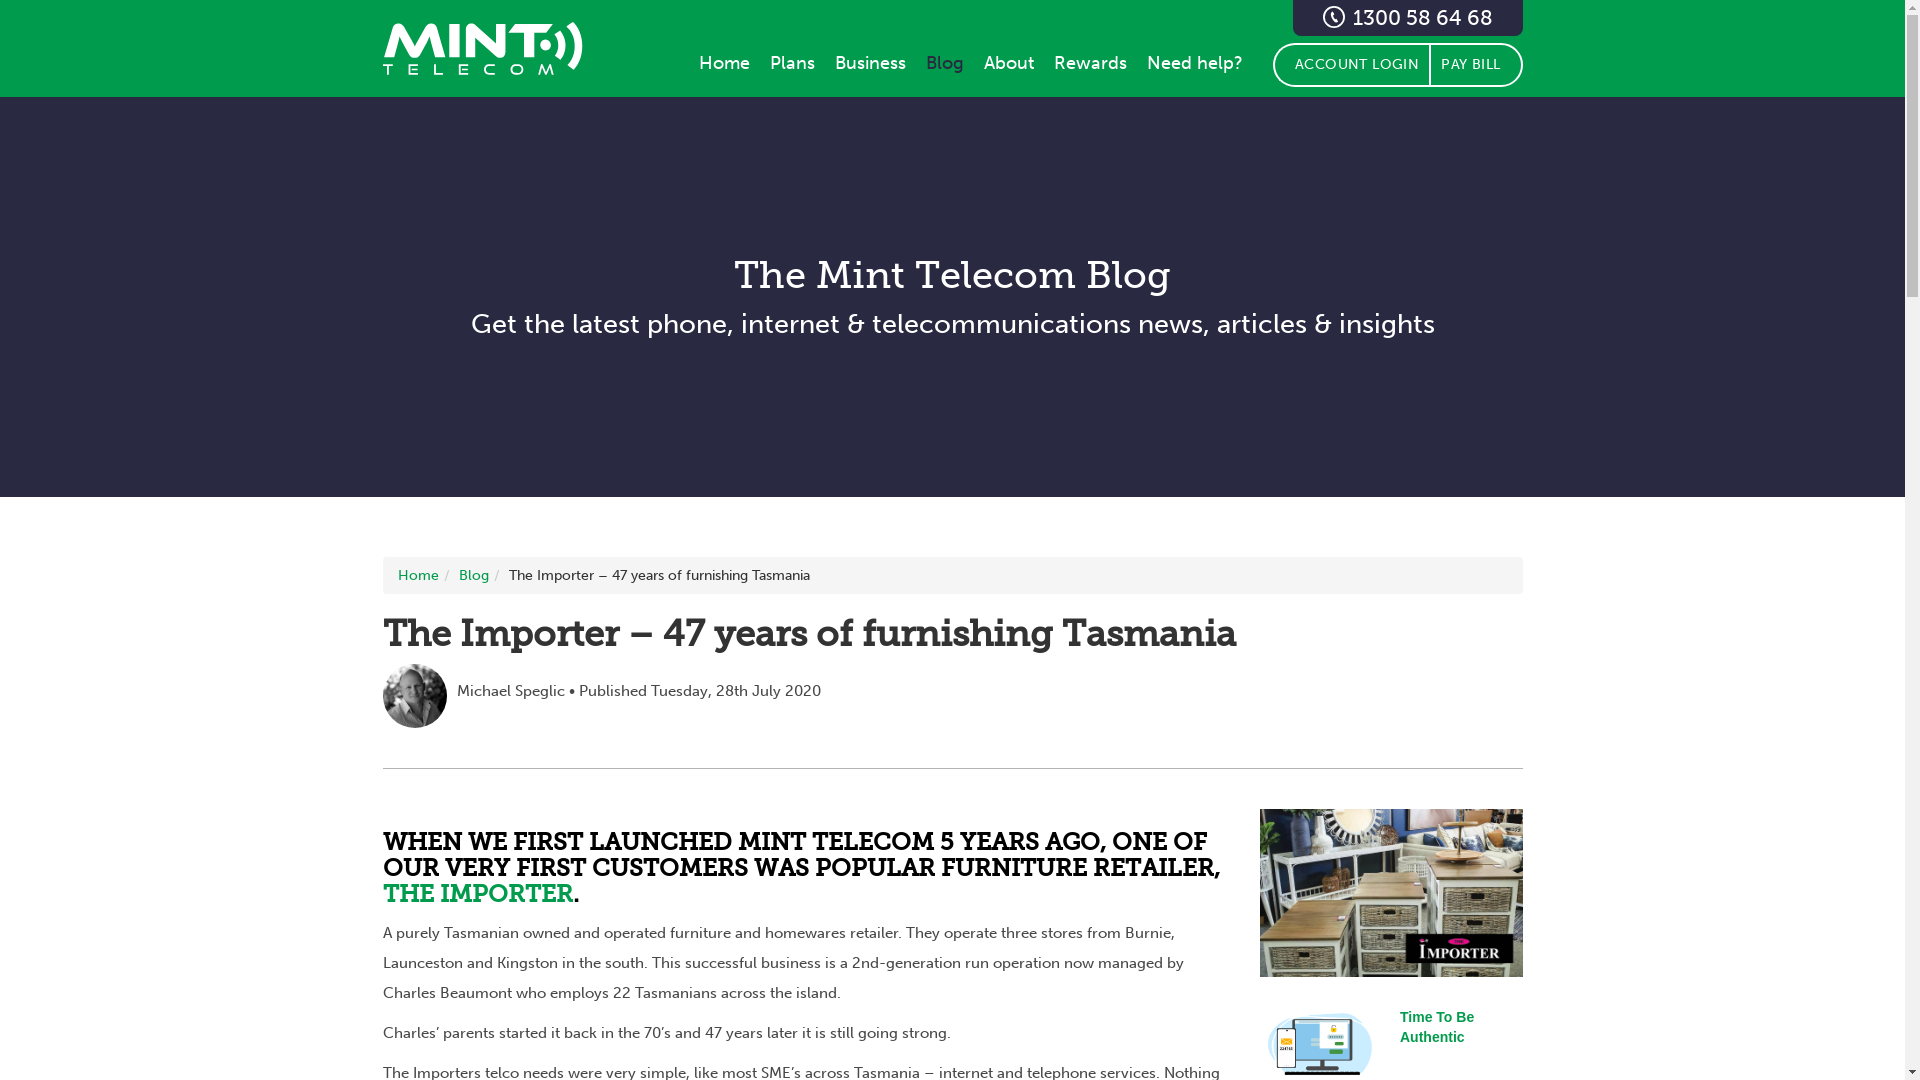 This screenshot has height=1080, width=1920. Describe the element at coordinates (417, 575) in the screenshot. I see `'Home'` at that location.